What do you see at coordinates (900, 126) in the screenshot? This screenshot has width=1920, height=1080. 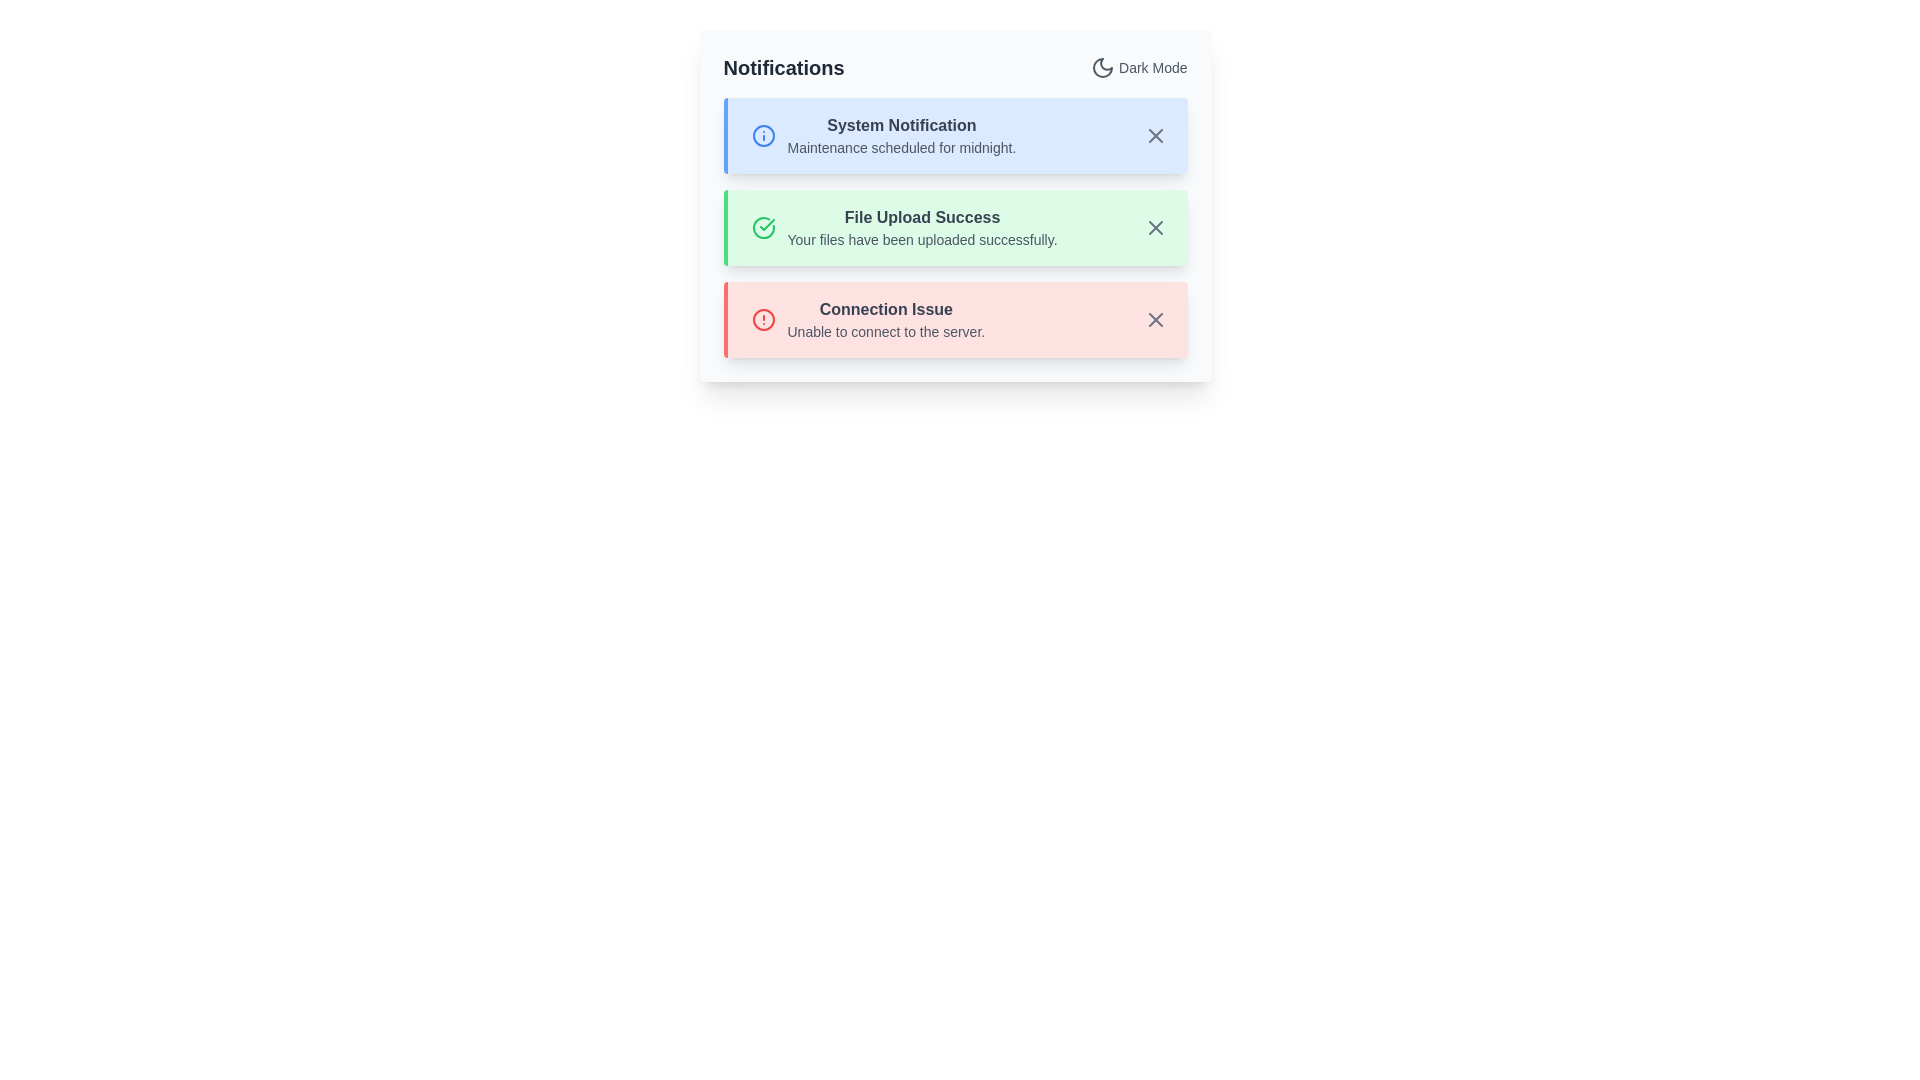 I see `title text located at the top left corner of the blue notification box under the 'Notifications' header` at bounding box center [900, 126].